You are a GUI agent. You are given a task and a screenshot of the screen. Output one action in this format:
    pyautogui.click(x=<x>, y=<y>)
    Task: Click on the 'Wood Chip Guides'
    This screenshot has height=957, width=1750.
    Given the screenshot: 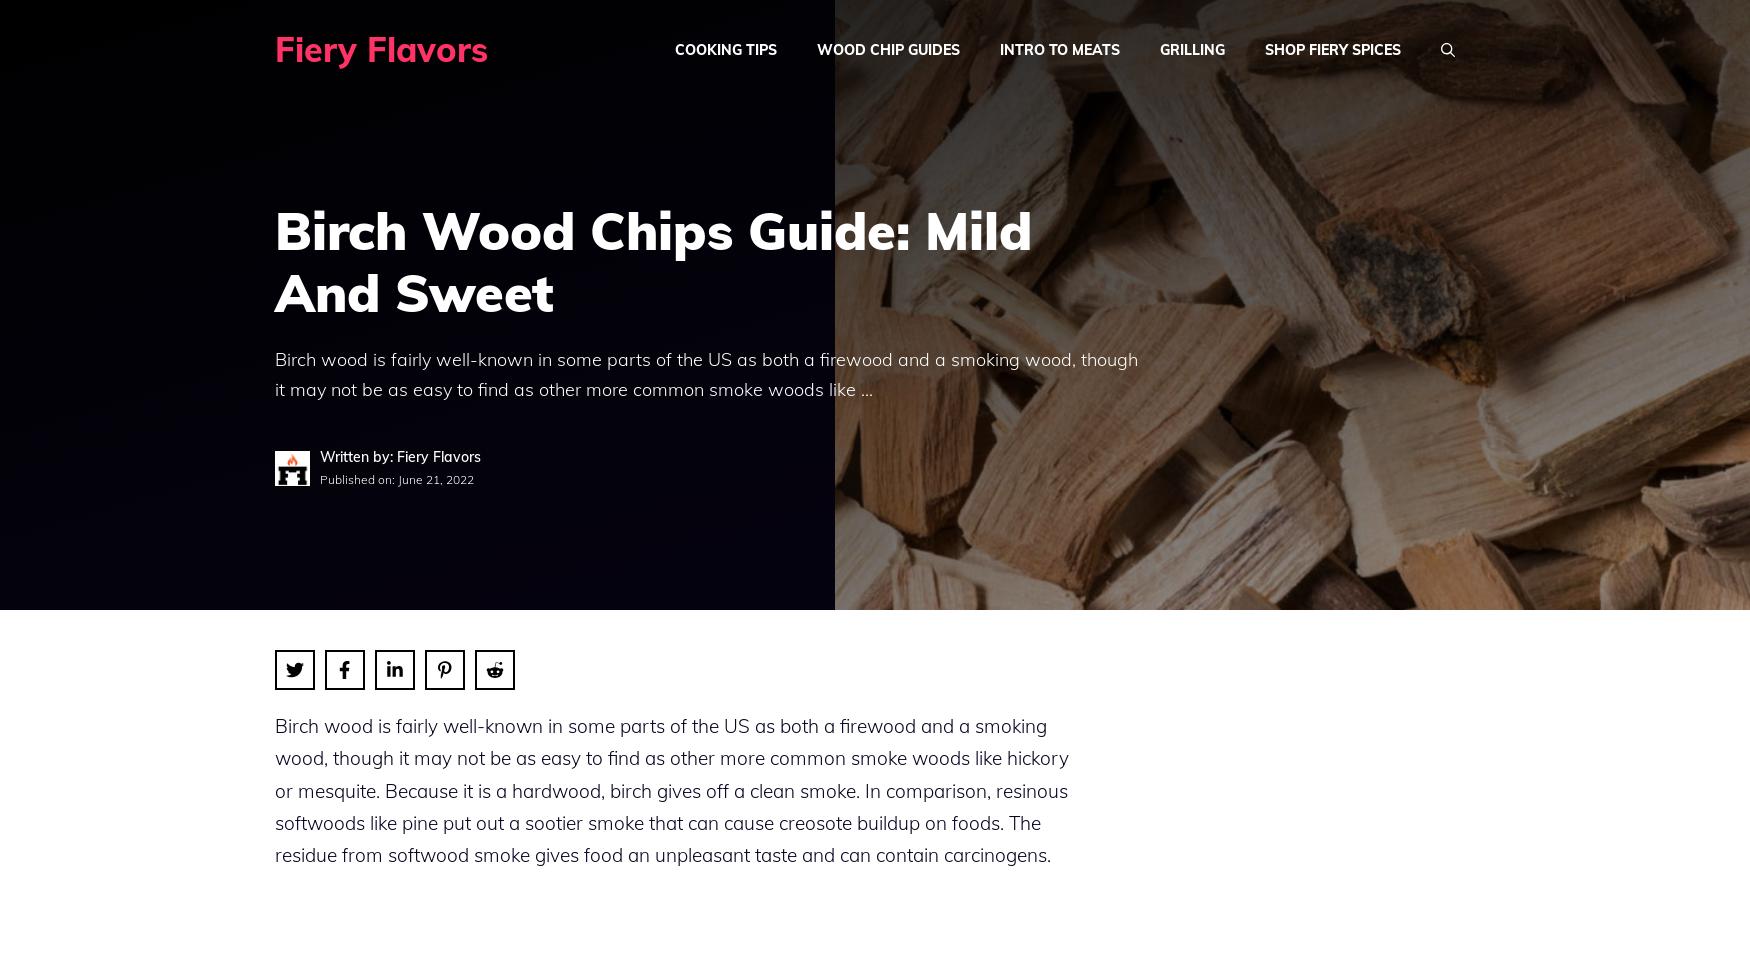 What is the action you would take?
    pyautogui.click(x=887, y=48)
    